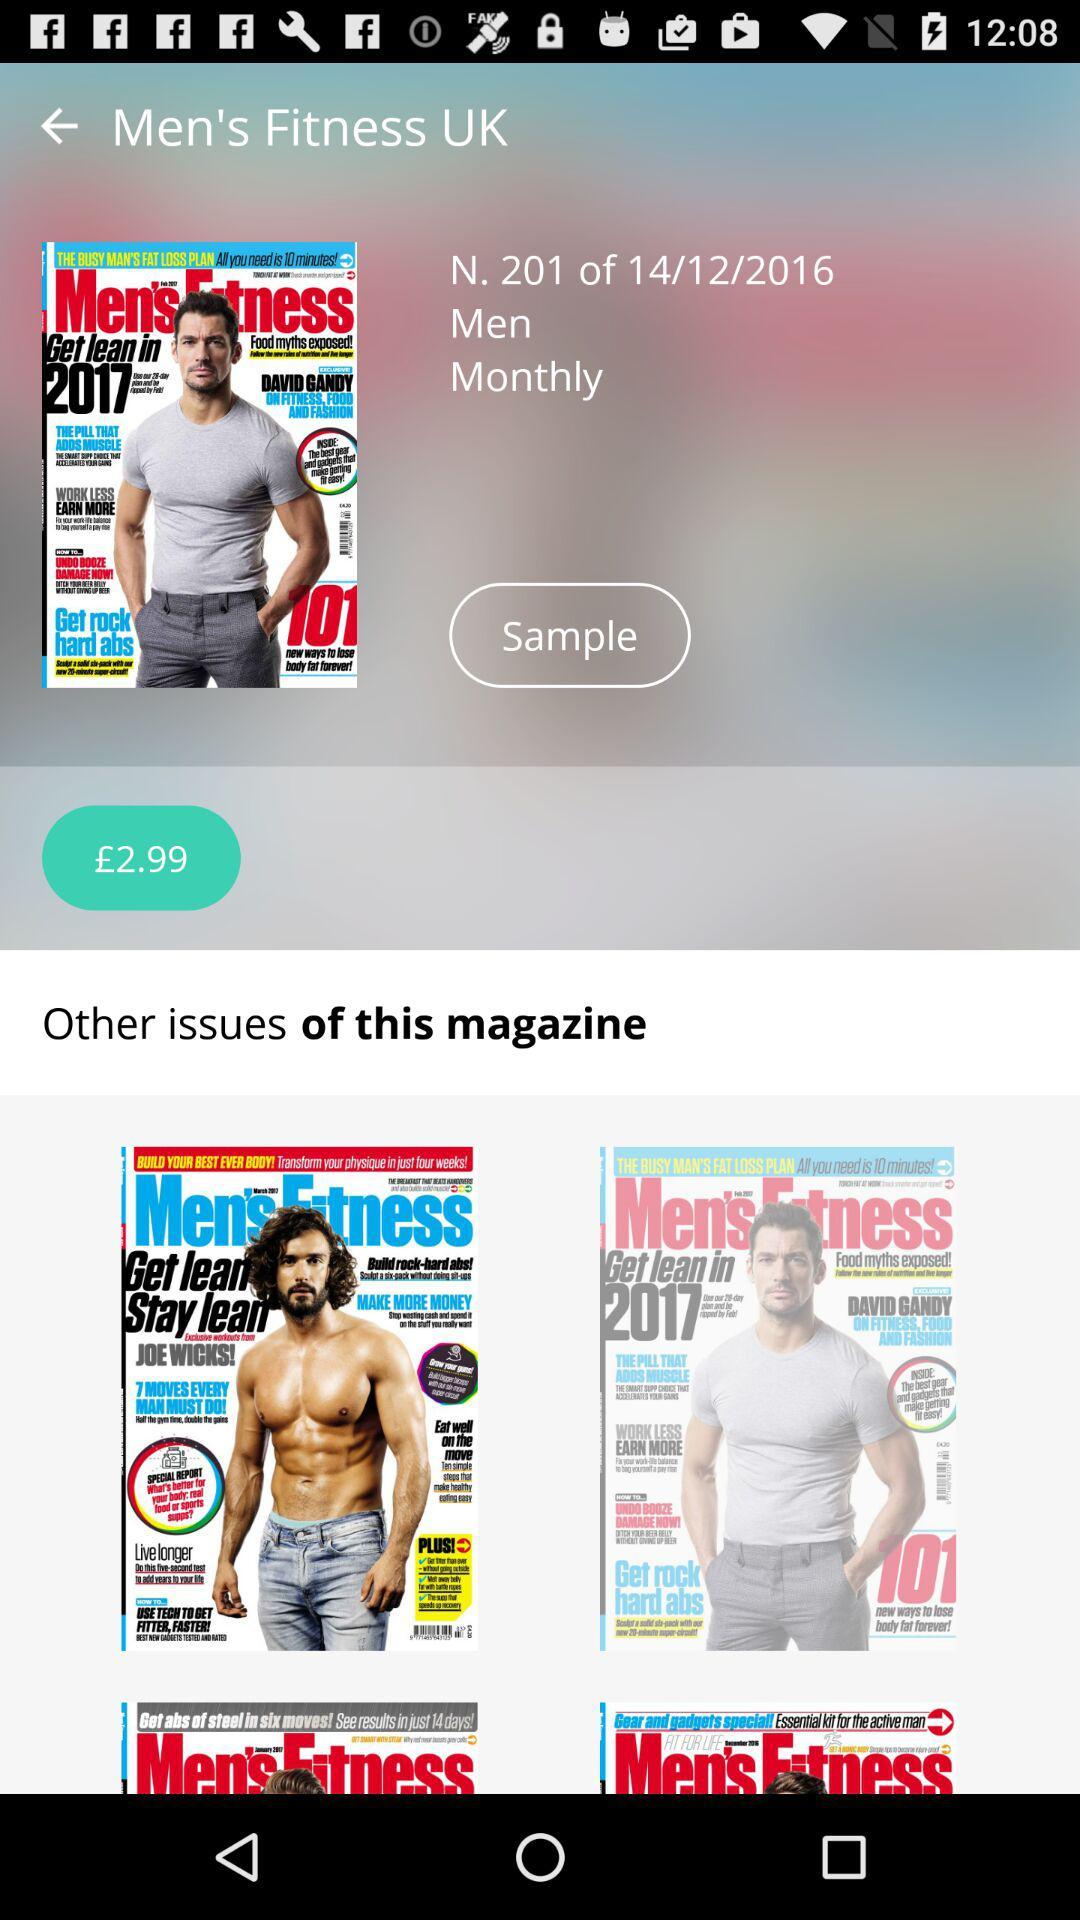 The height and width of the screenshot is (1920, 1080). I want to click on item next to the men s fitness, so click(58, 124).